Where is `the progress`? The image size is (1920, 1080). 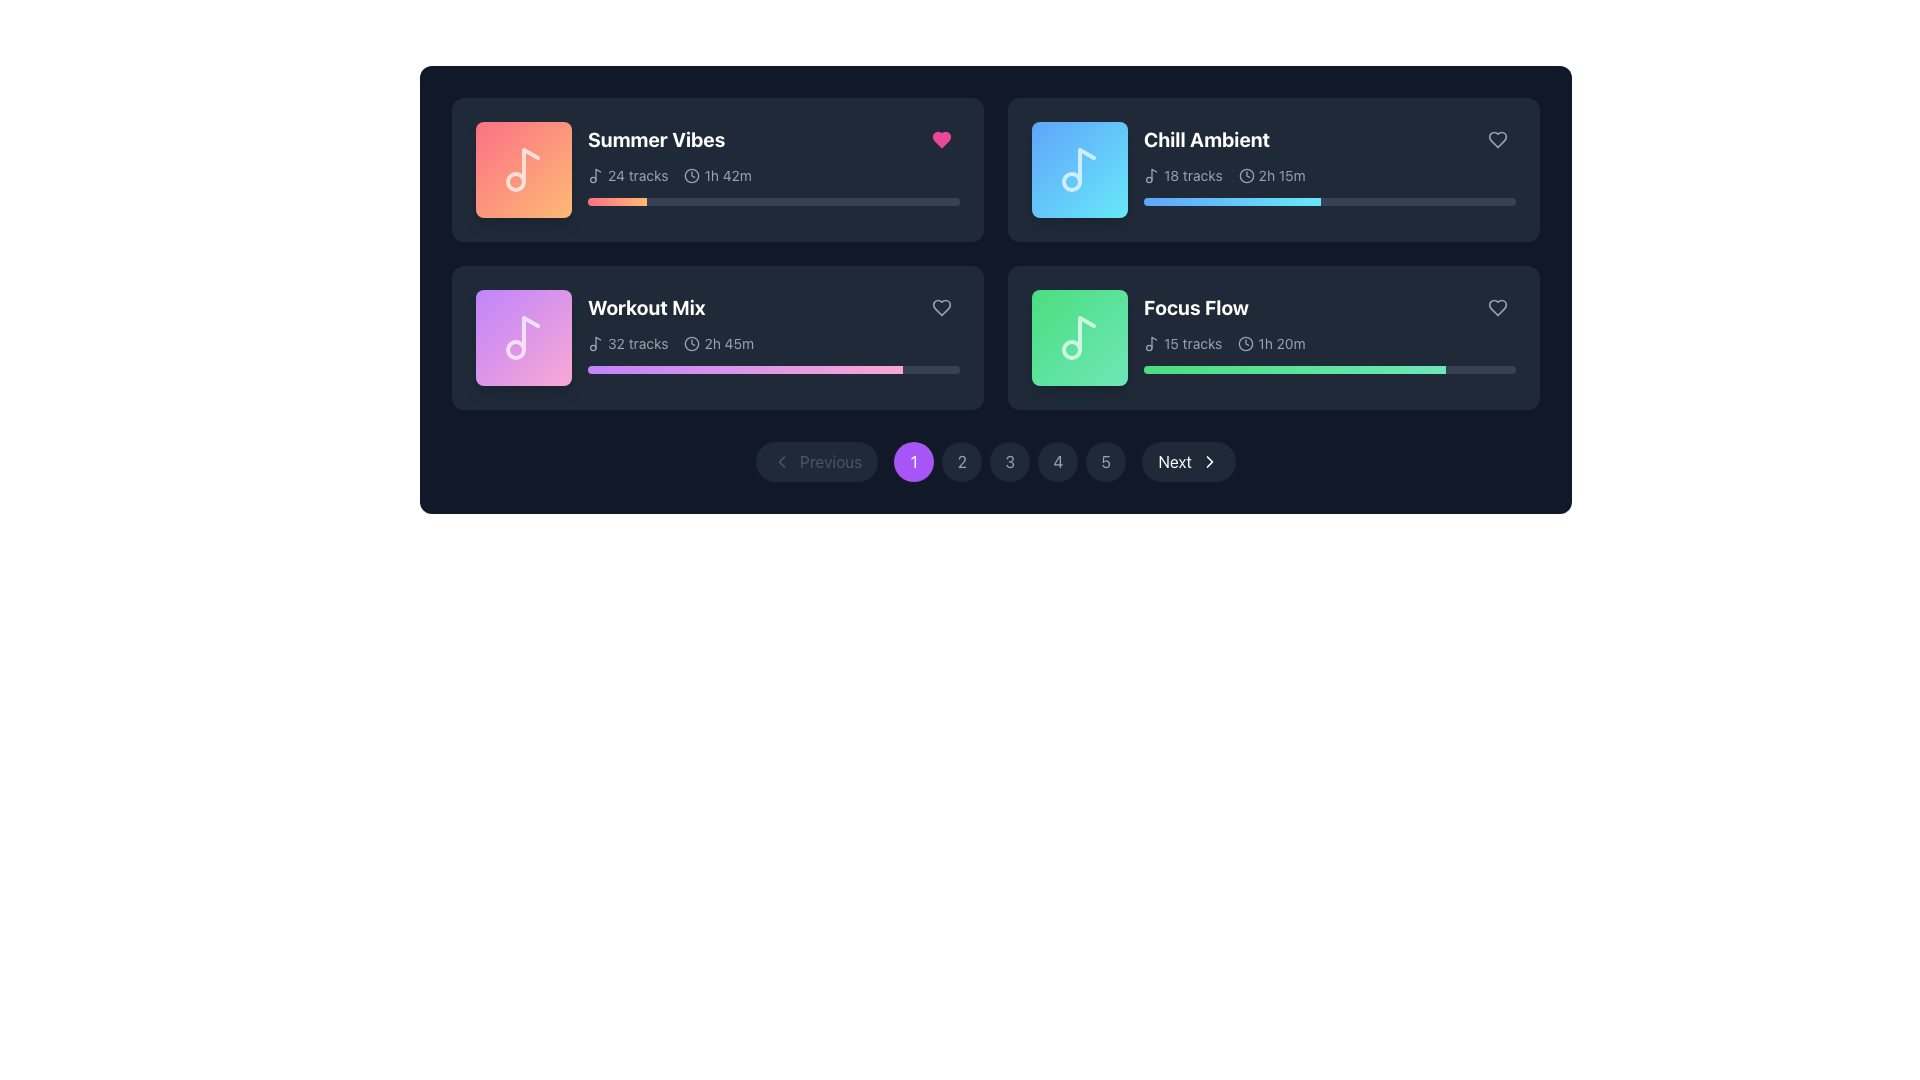 the progress is located at coordinates (601, 201).